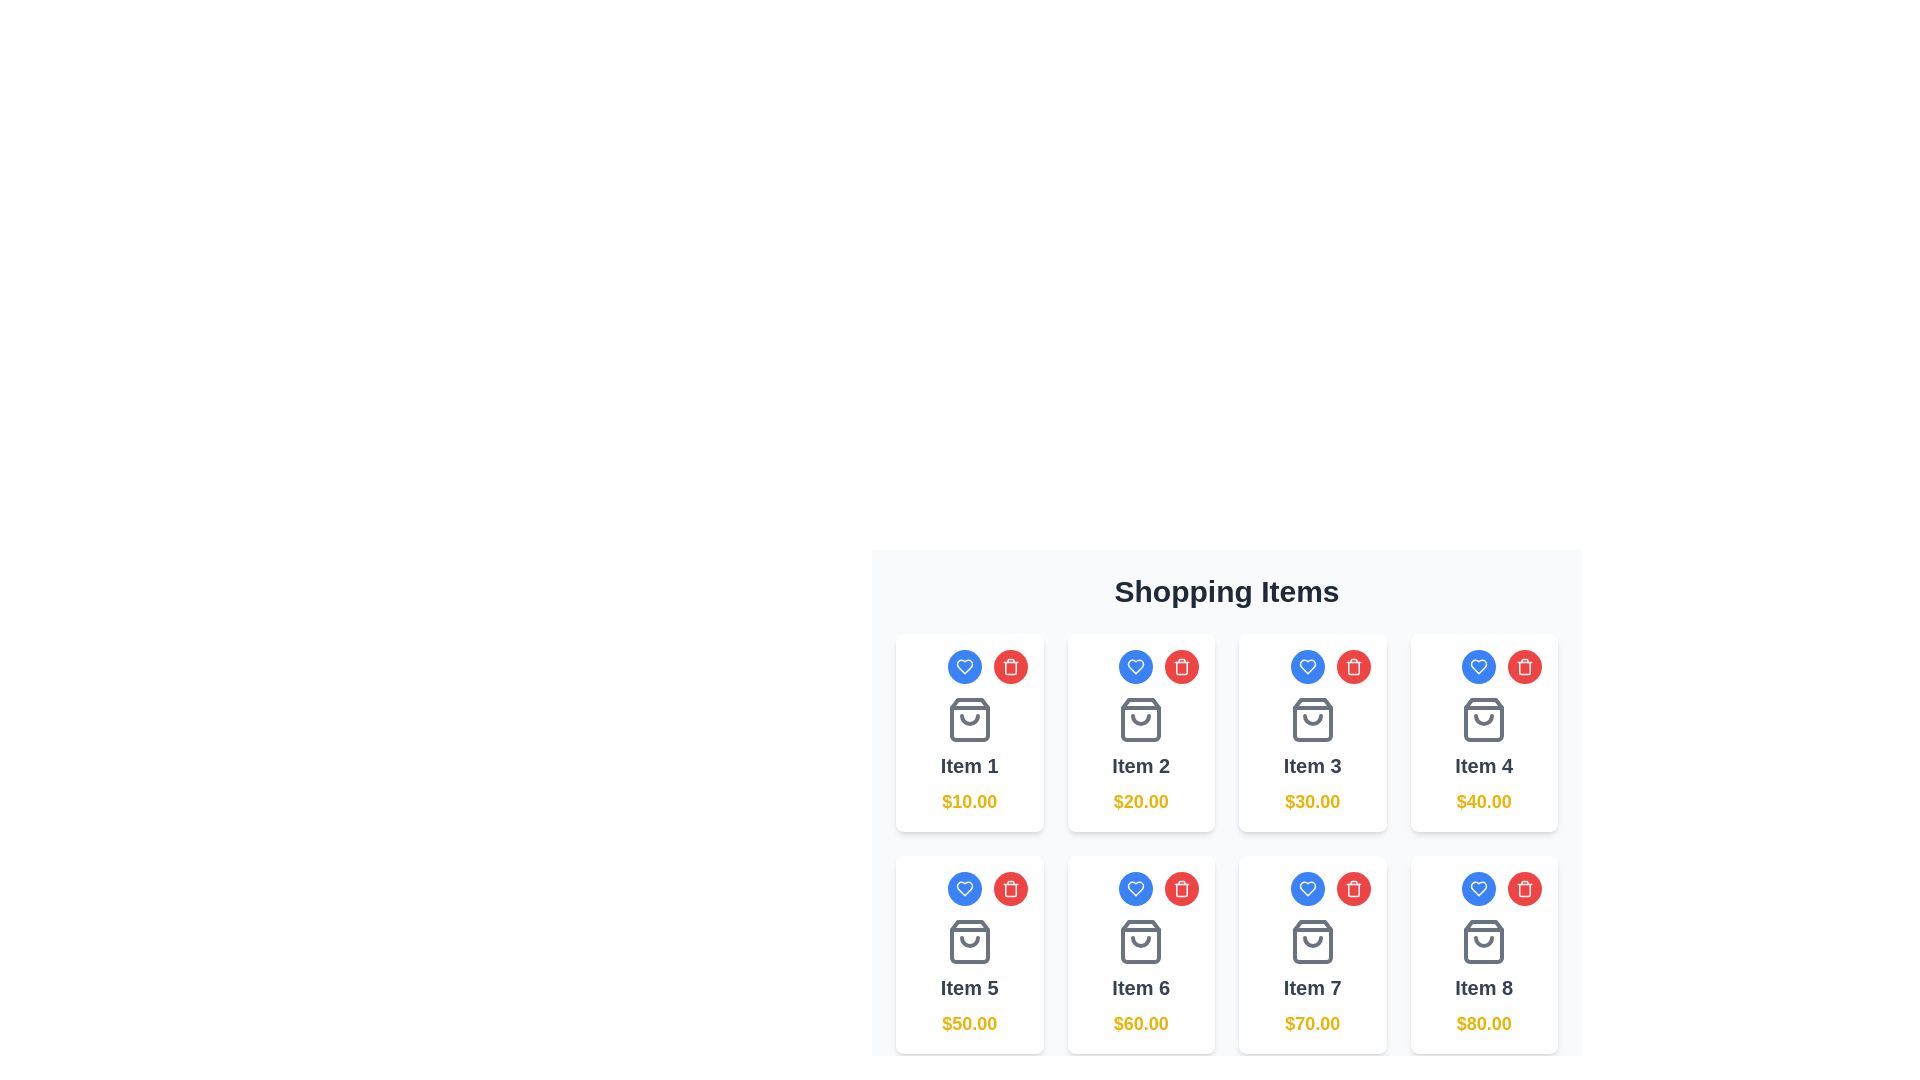 The height and width of the screenshot is (1080, 1920). I want to click on the circular red button with a trash can icon located in the bottom row of the grid for 'Item 6', so click(1181, 887).